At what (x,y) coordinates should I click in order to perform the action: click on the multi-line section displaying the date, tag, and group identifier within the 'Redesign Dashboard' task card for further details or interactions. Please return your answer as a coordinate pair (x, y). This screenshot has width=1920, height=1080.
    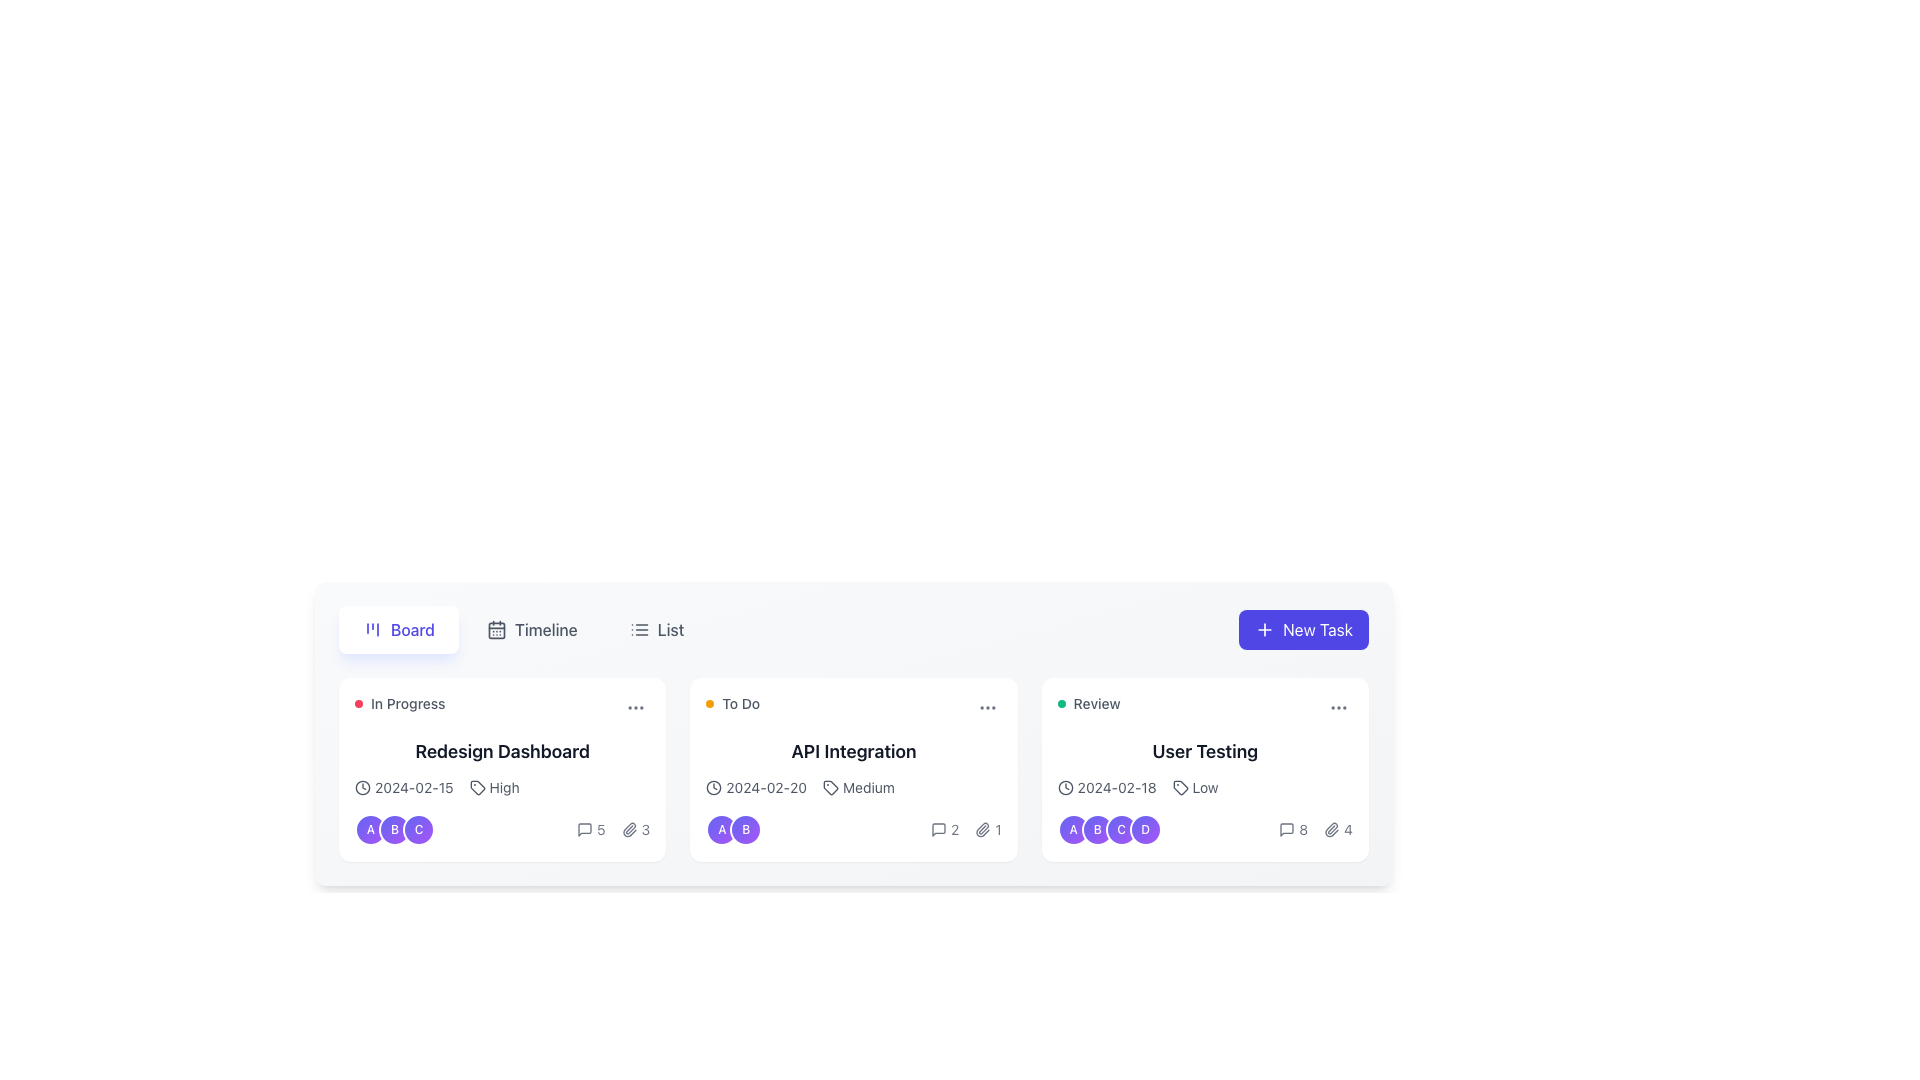
    Looking at the image, I should click on (502, 812).